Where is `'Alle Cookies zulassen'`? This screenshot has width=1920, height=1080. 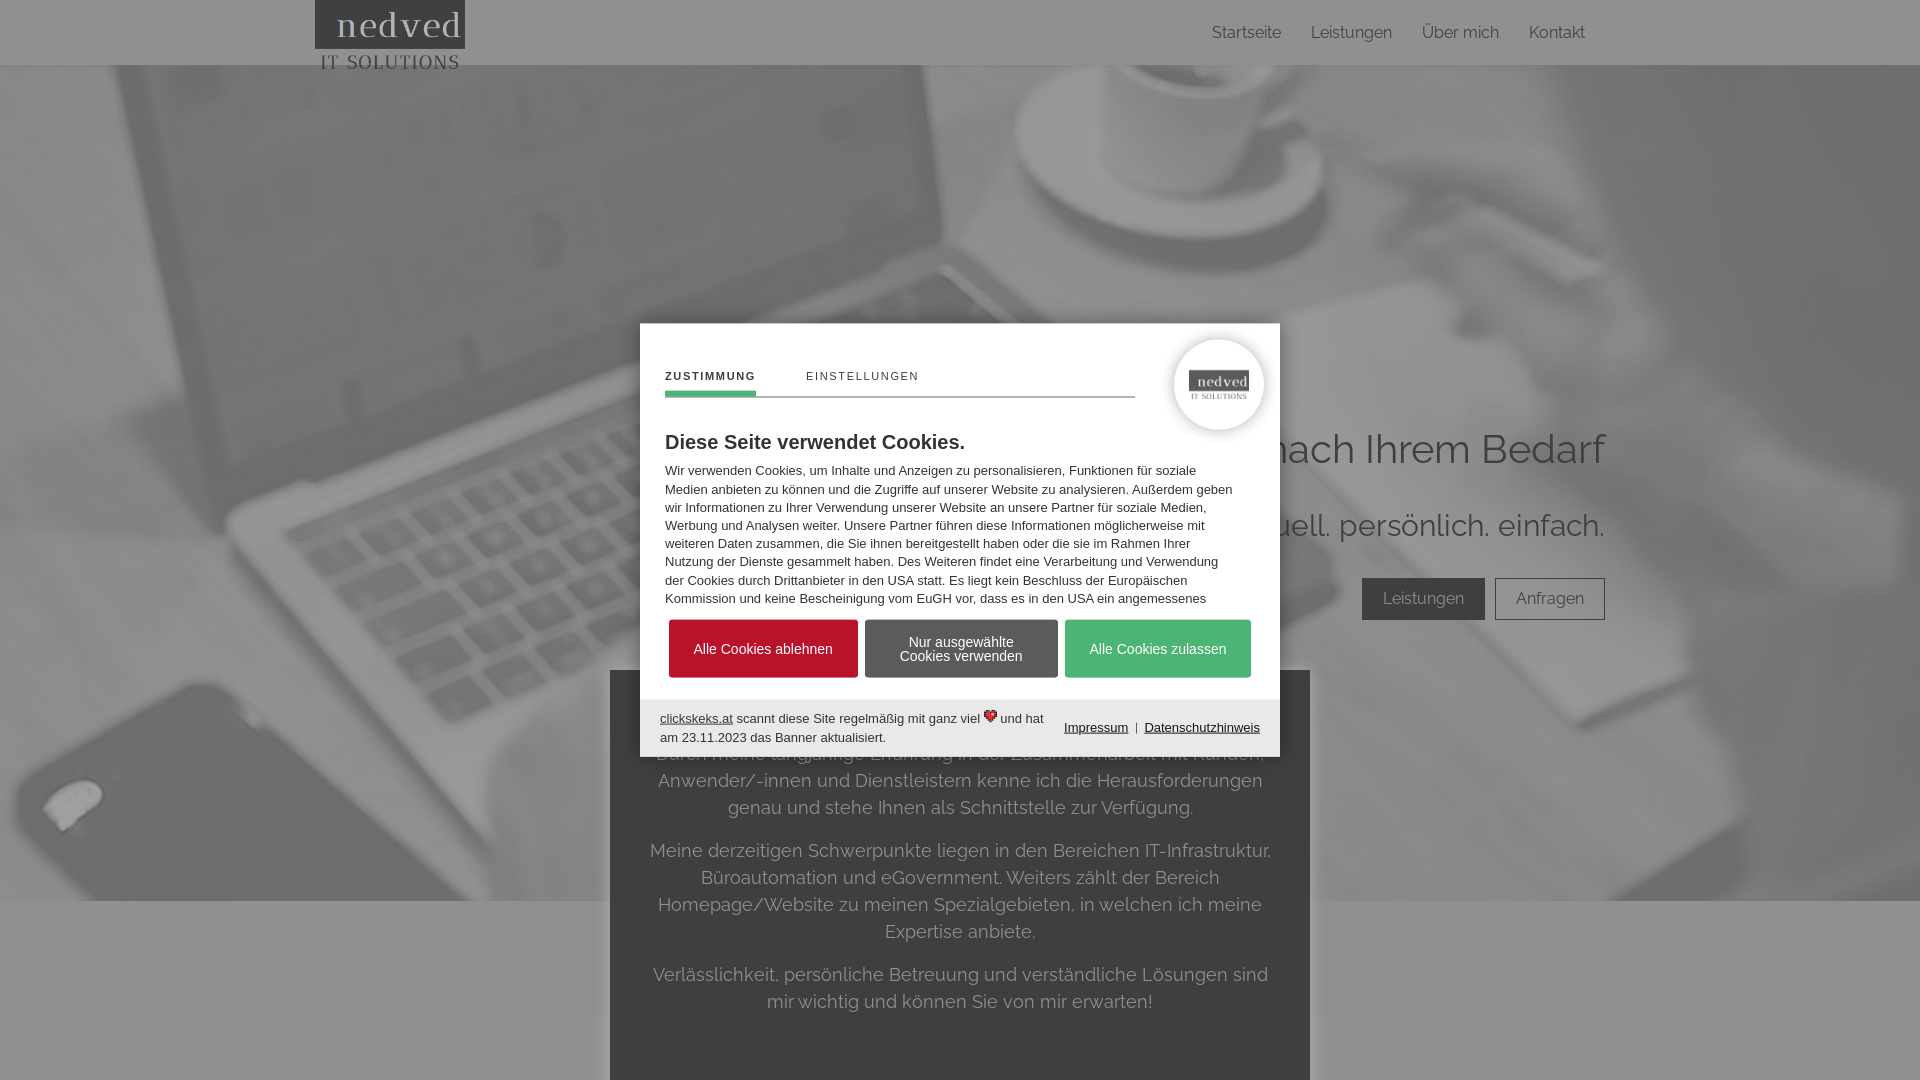 'Alle Cookies zulassen' is located at coordinates (1158, 648).